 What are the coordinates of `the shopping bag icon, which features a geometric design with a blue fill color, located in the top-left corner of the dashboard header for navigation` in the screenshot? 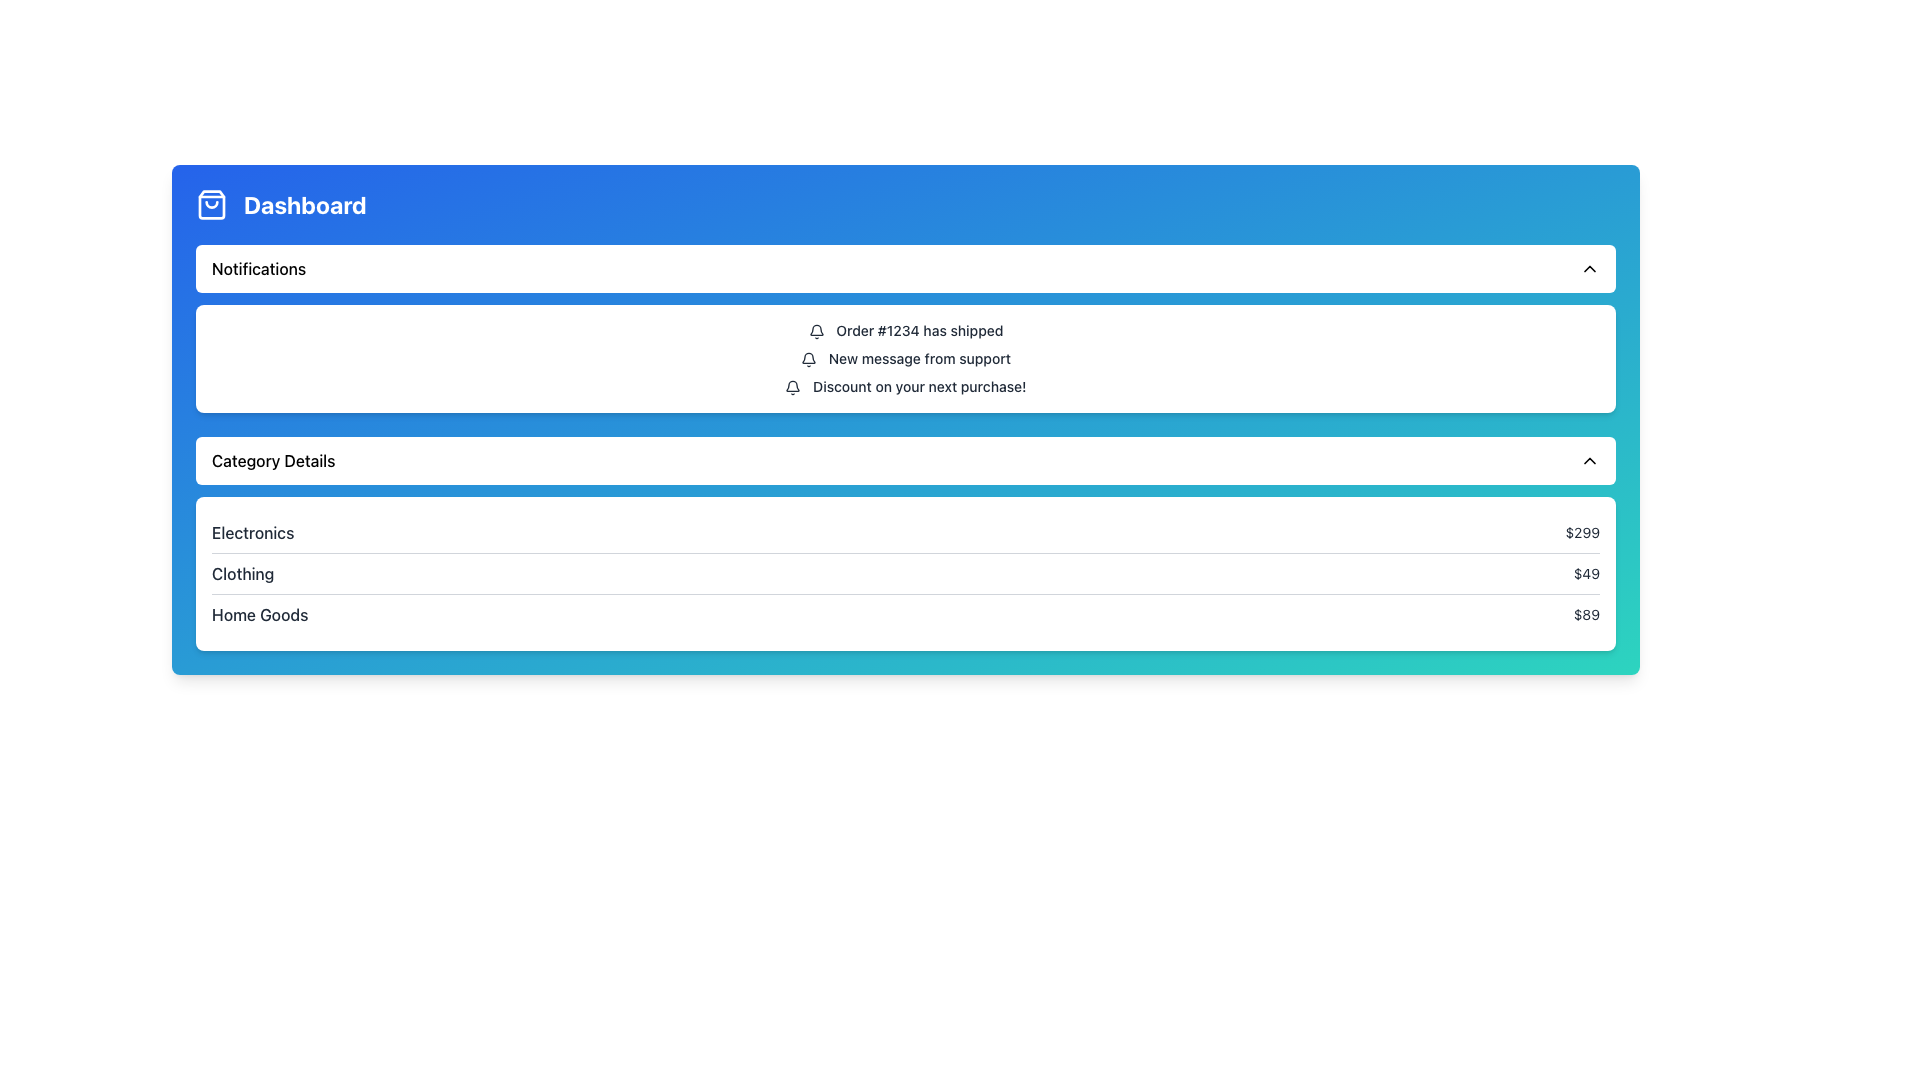 It's located at (211, 204).